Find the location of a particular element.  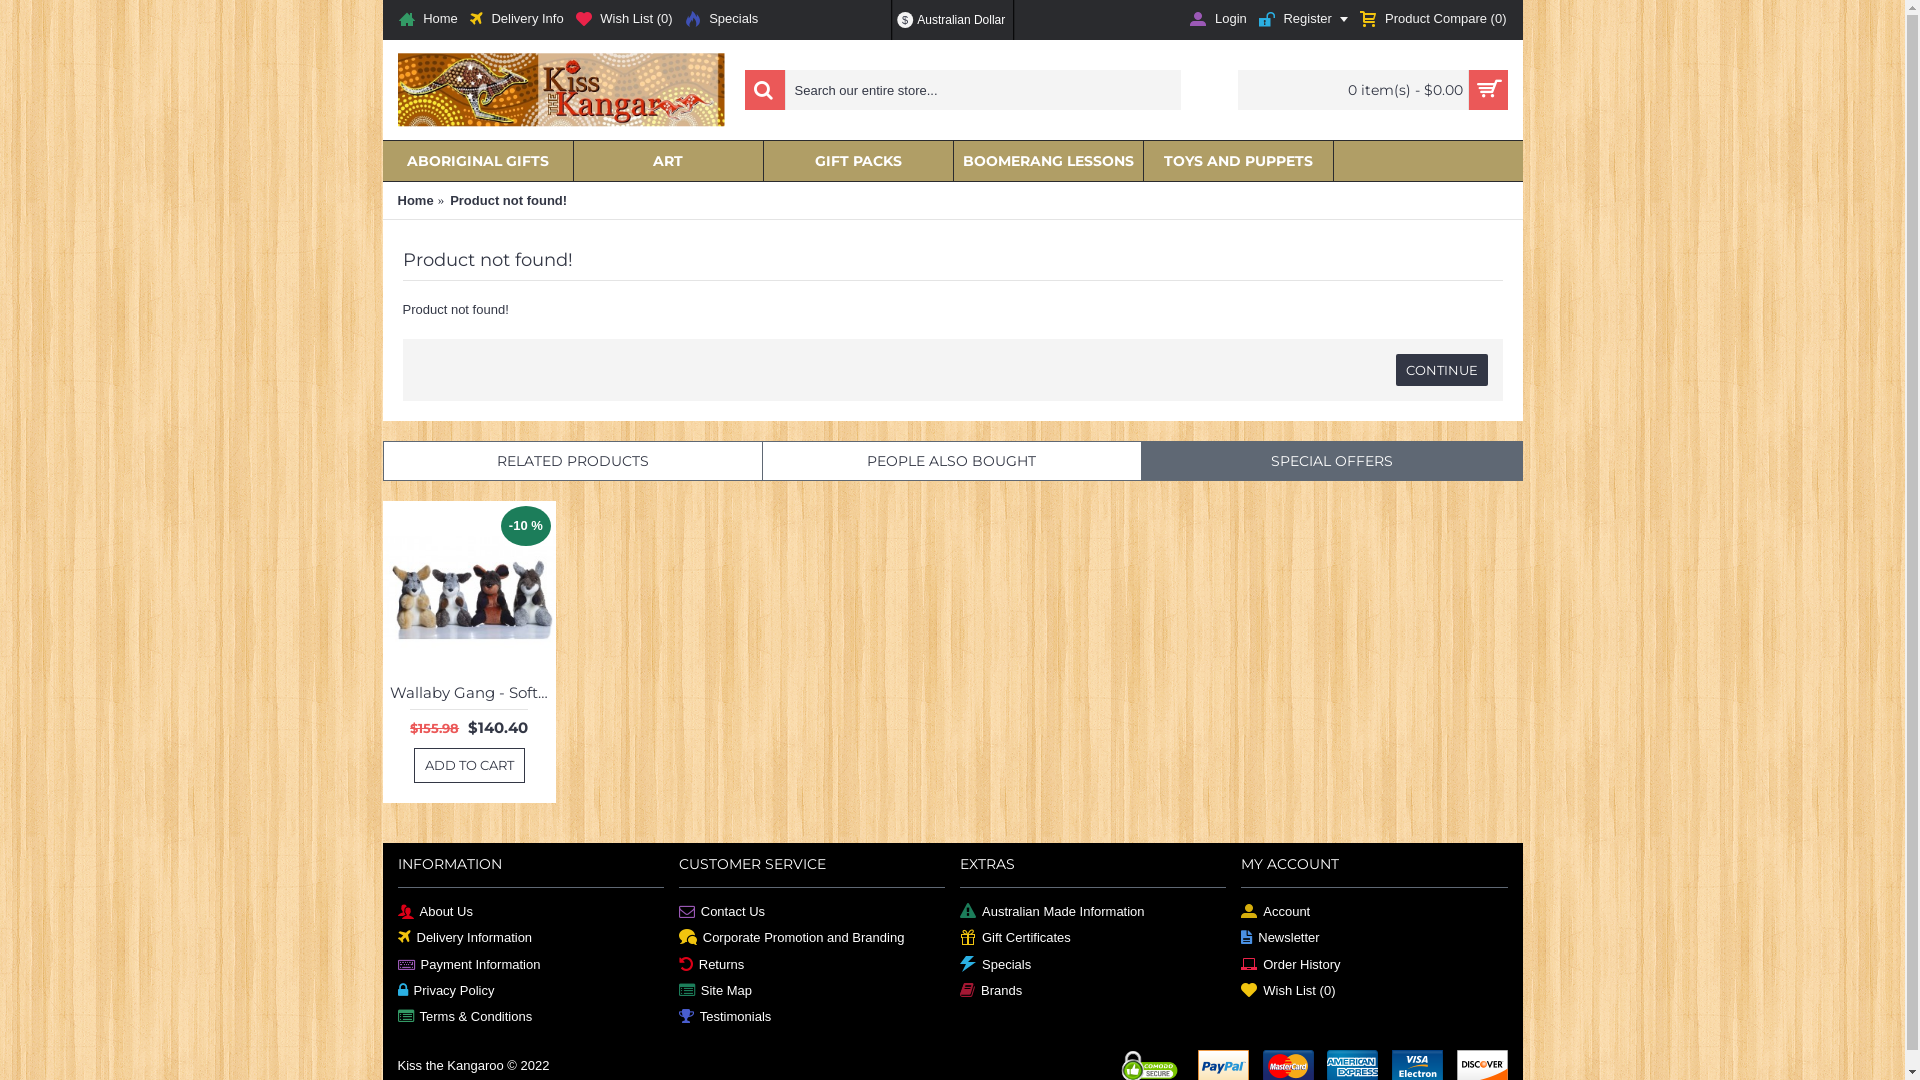

'Contact Us' is located at coordinates (678, 911).